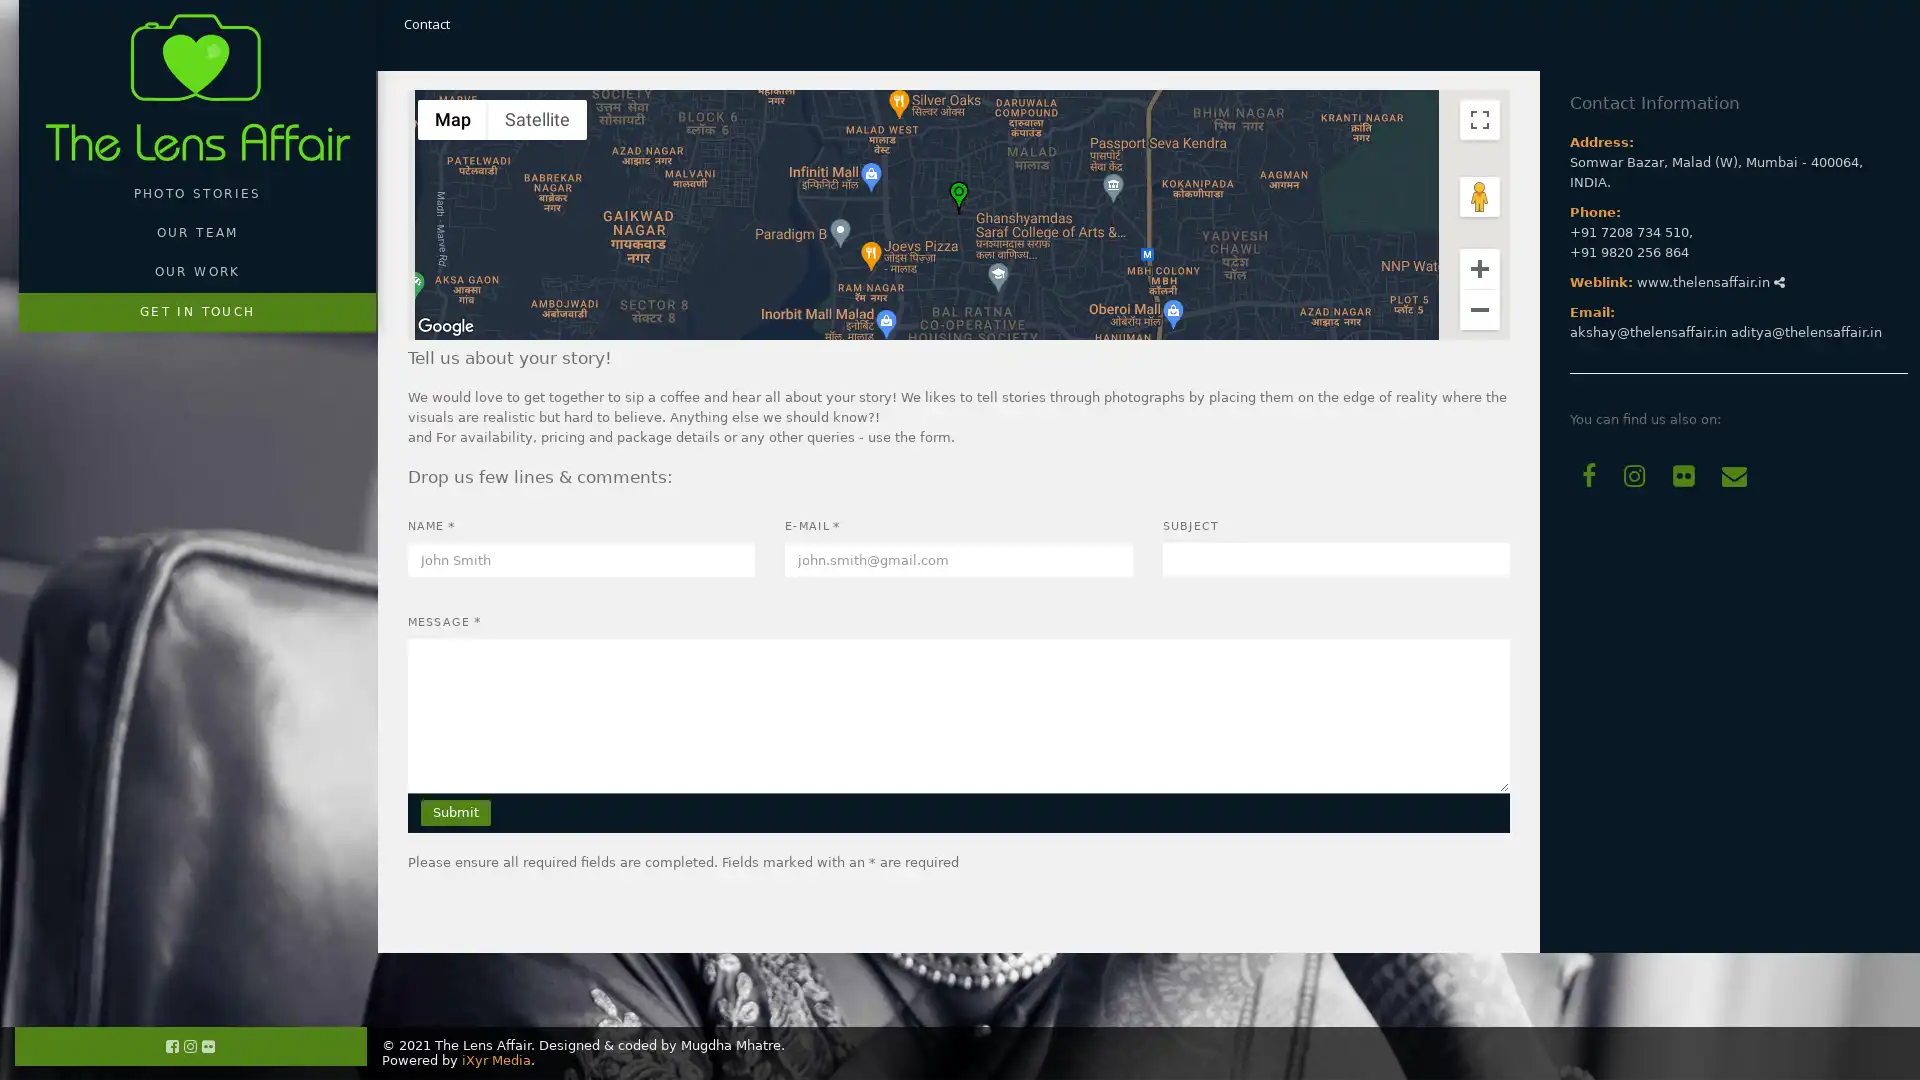 The image size is (1920, 1080). I want to click on Zoom in, so click(1479, 266).